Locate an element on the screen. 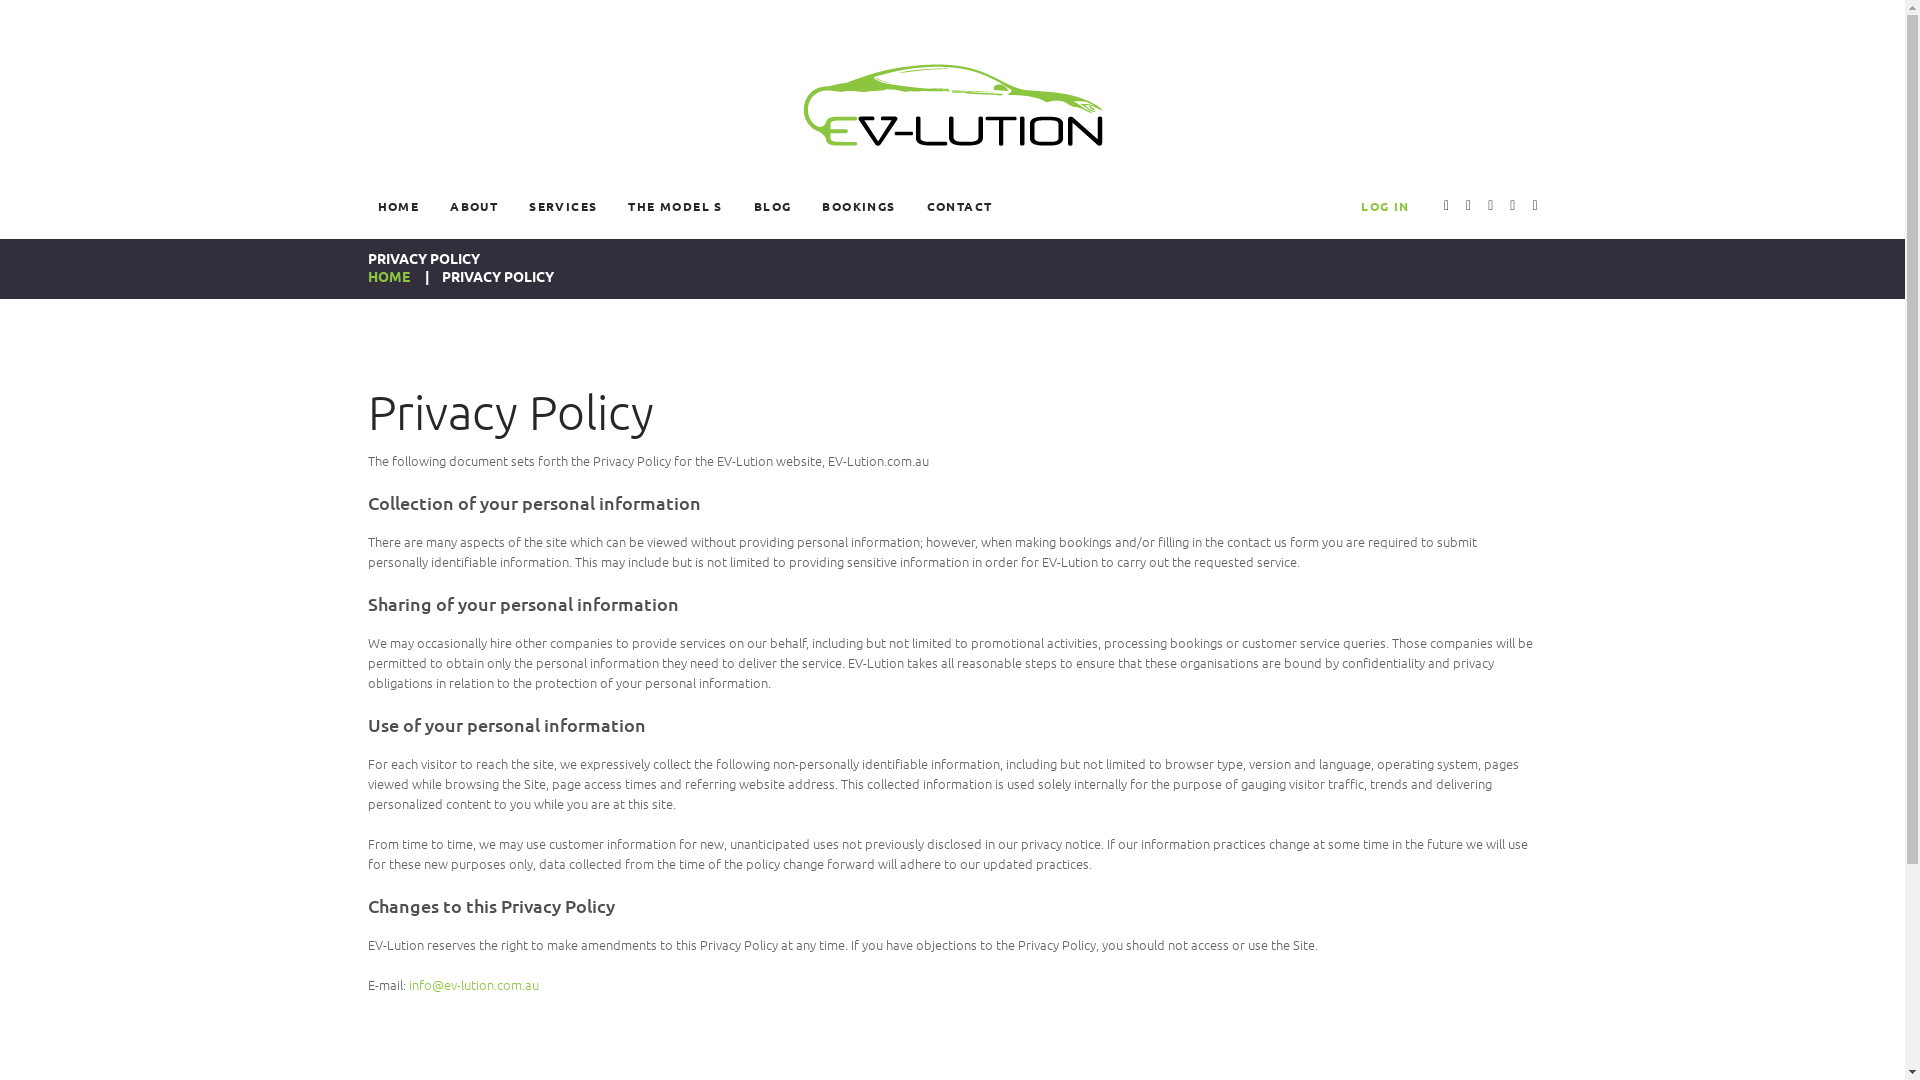  'instagram' is located at coordinates (1512, 207).